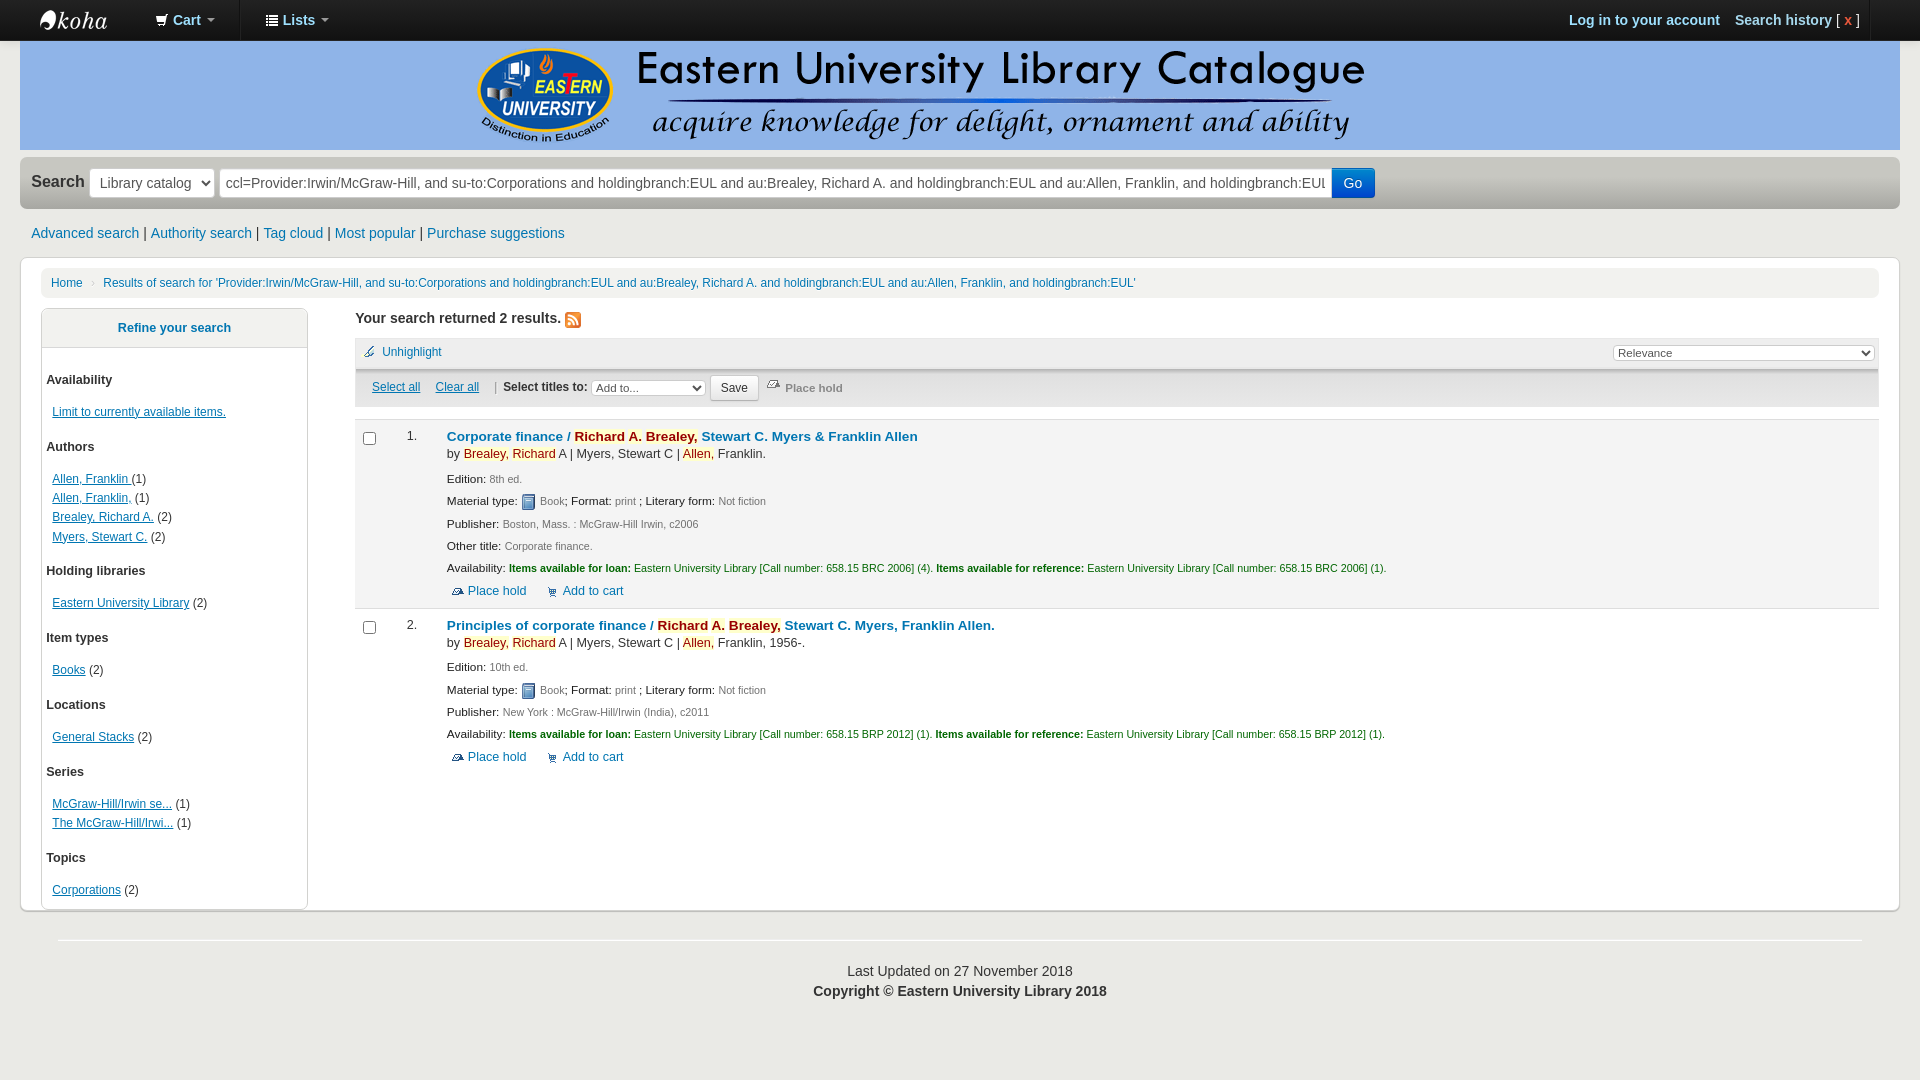  What do you see at coordinates (582, 589) in the screenshot?
I see `'Add to cart'` at bounding box center [582, 589].